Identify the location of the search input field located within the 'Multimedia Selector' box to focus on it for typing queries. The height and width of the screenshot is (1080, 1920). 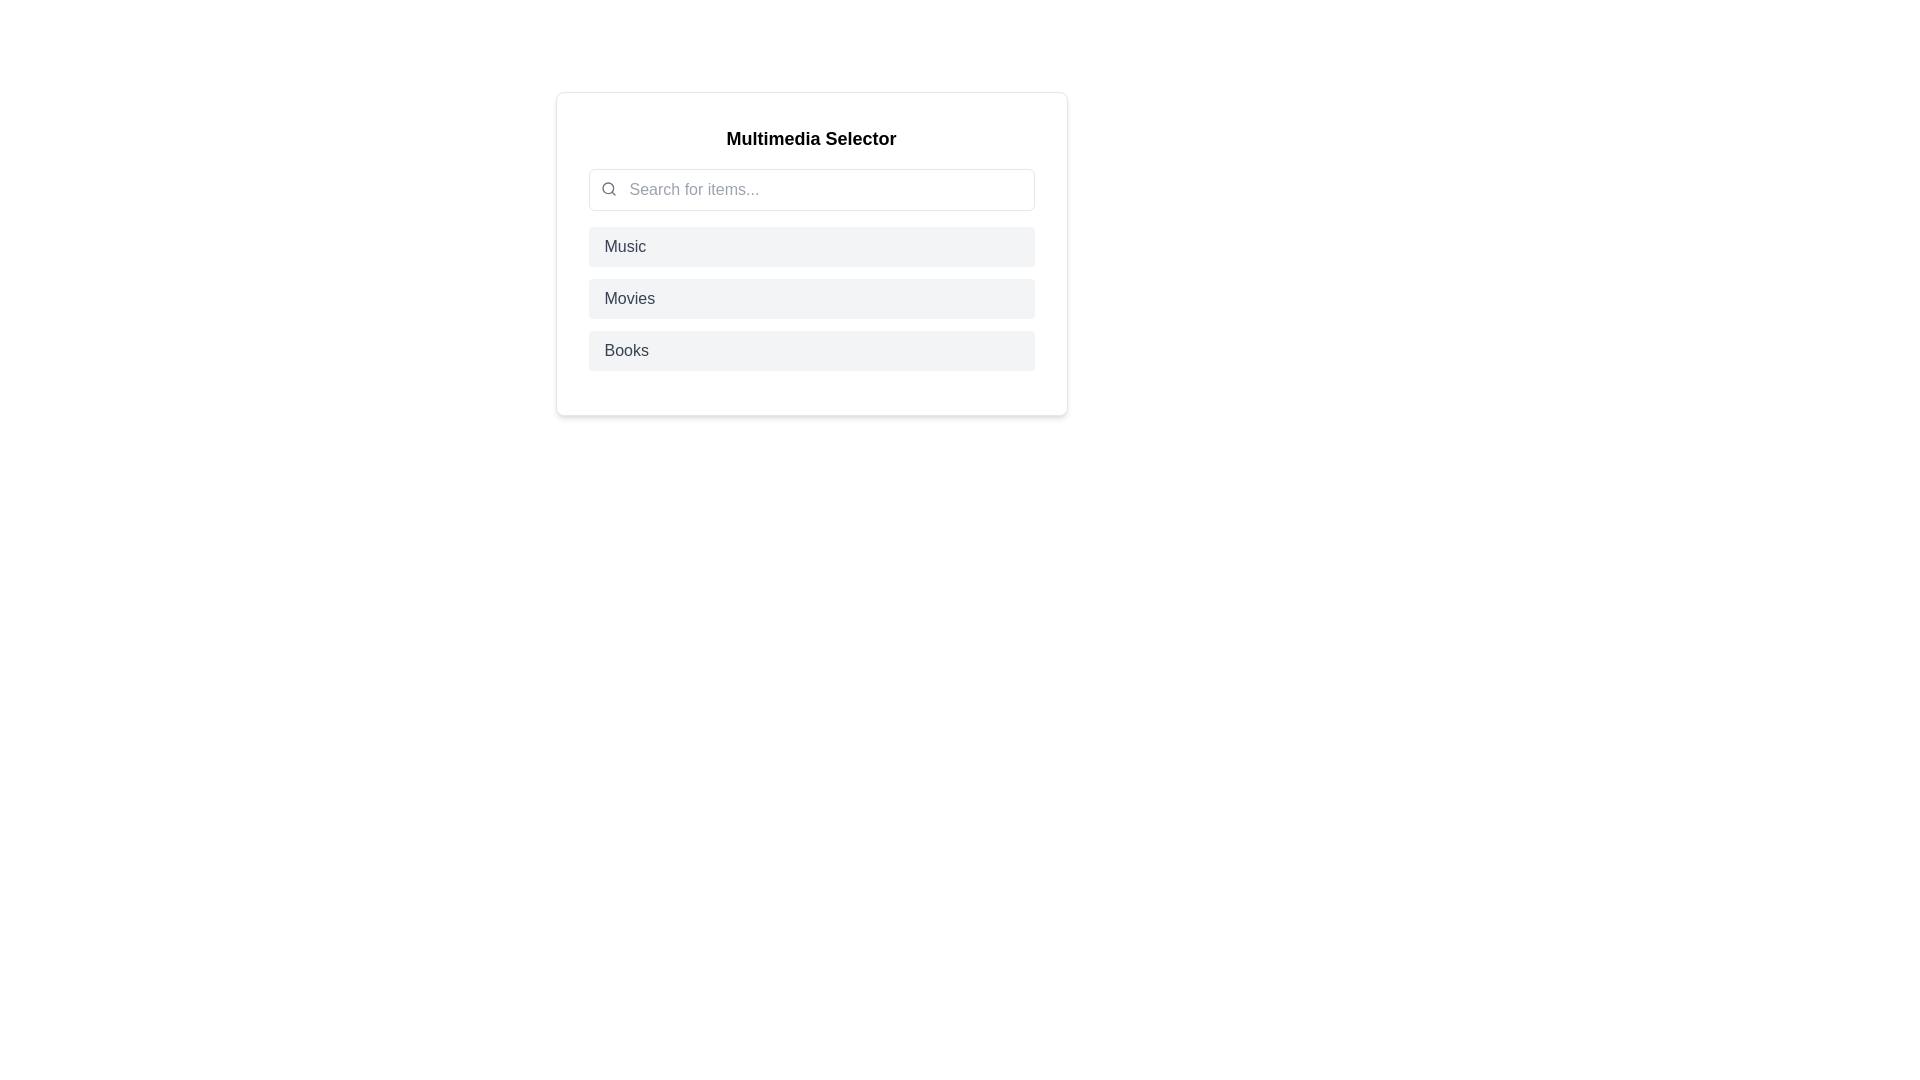
(811, 189).